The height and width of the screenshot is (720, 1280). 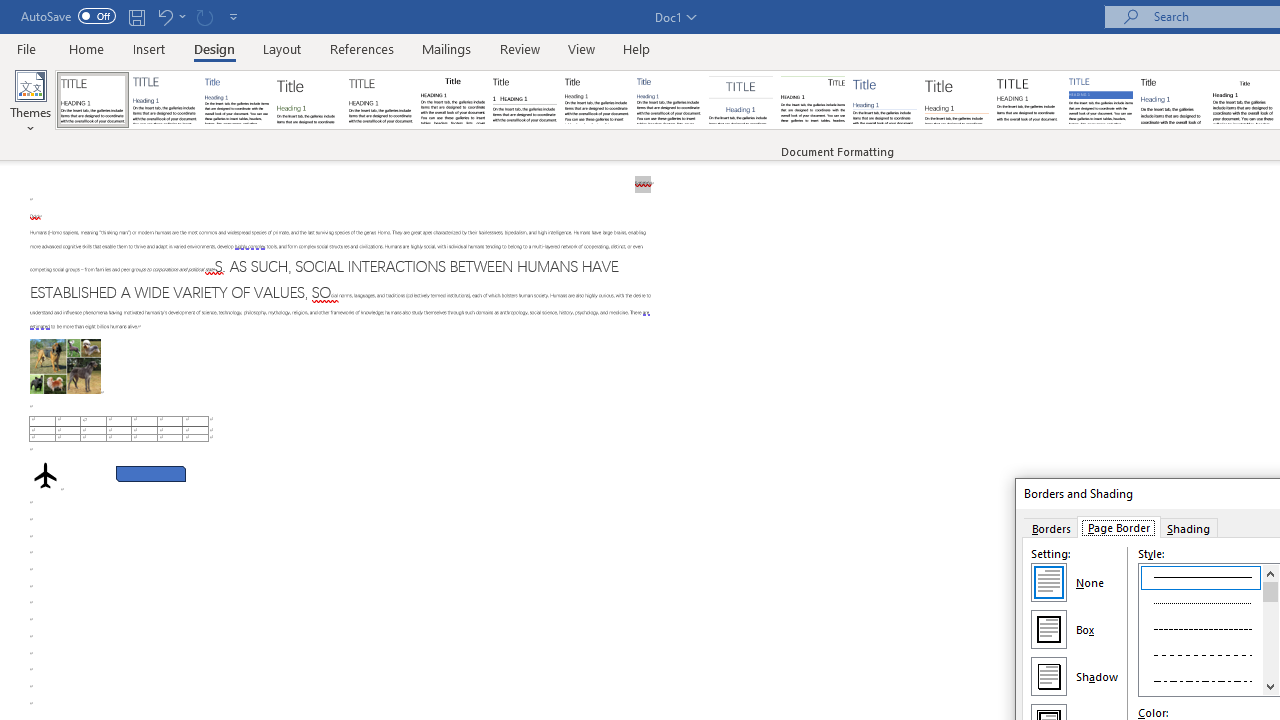 I want to click on 'Morphological variation in six dogs', so click(x=65, y=366).